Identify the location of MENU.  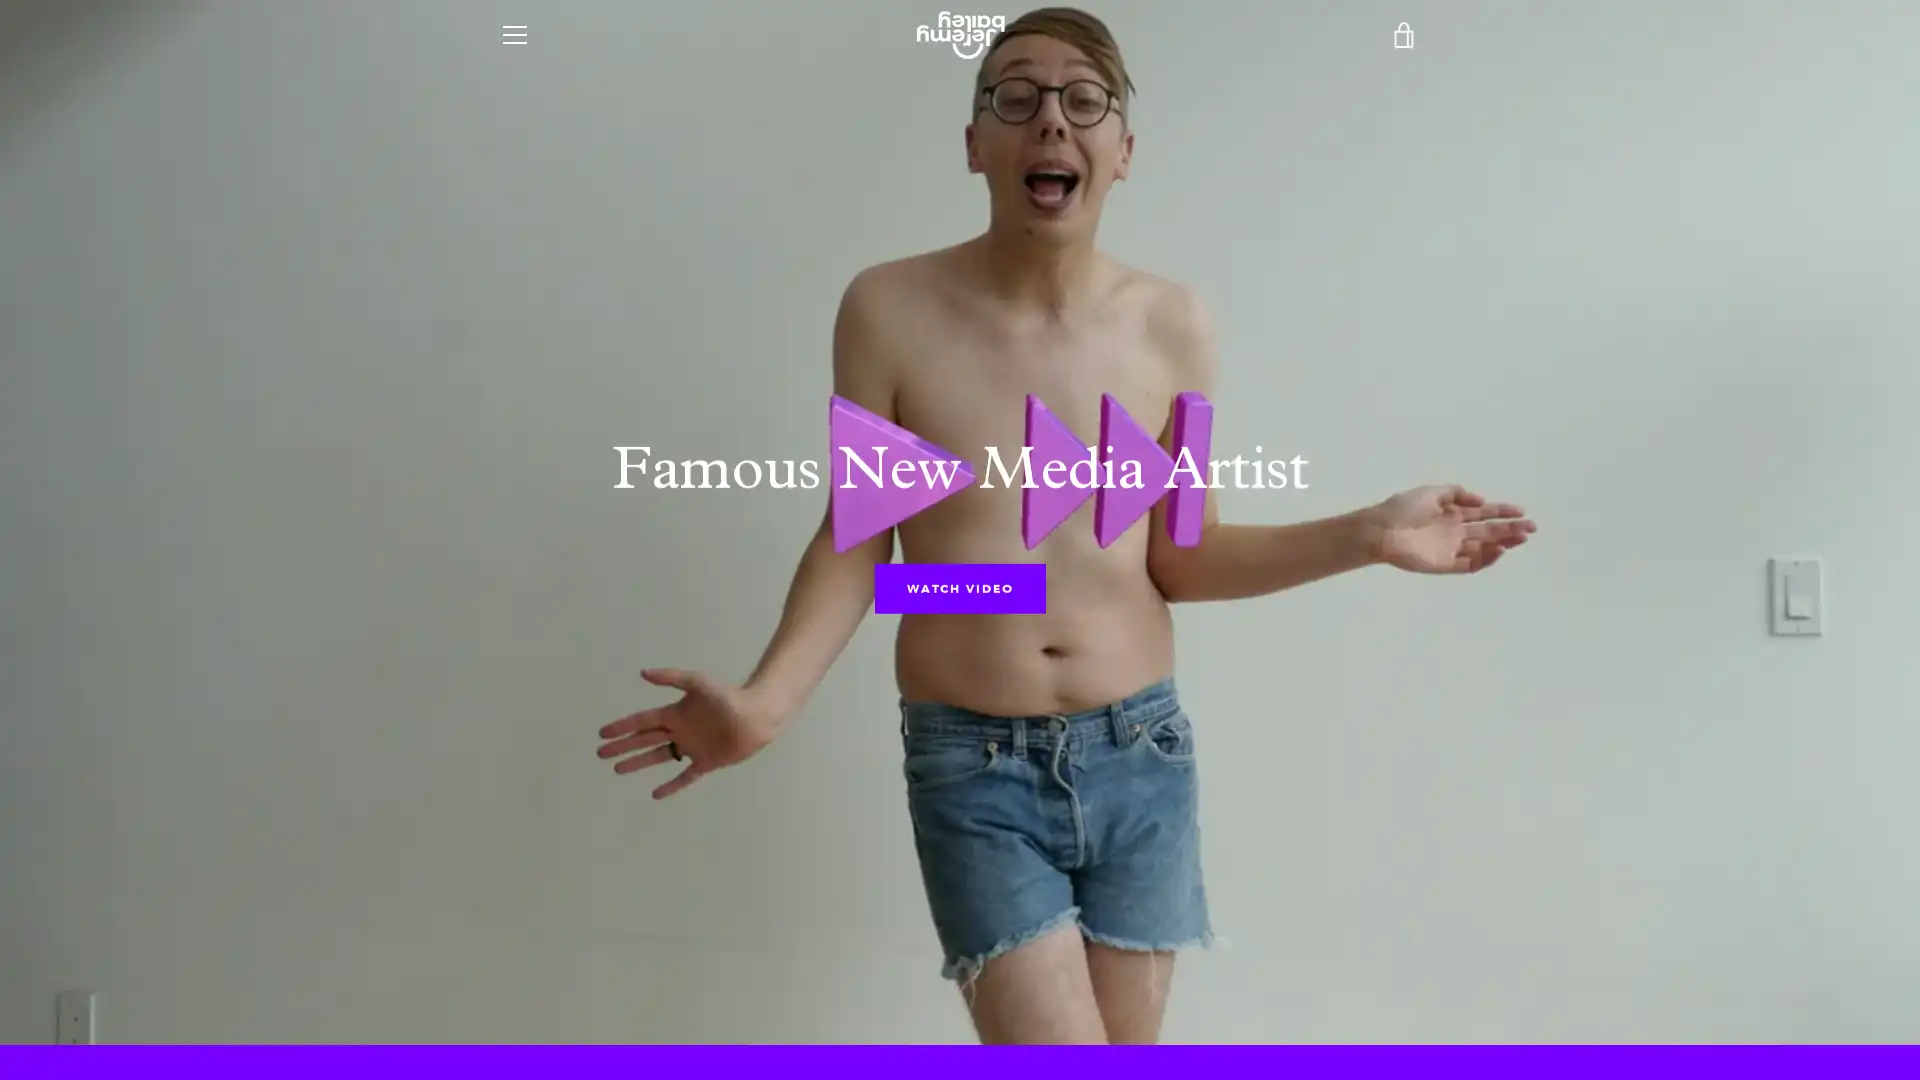
(514, 34).